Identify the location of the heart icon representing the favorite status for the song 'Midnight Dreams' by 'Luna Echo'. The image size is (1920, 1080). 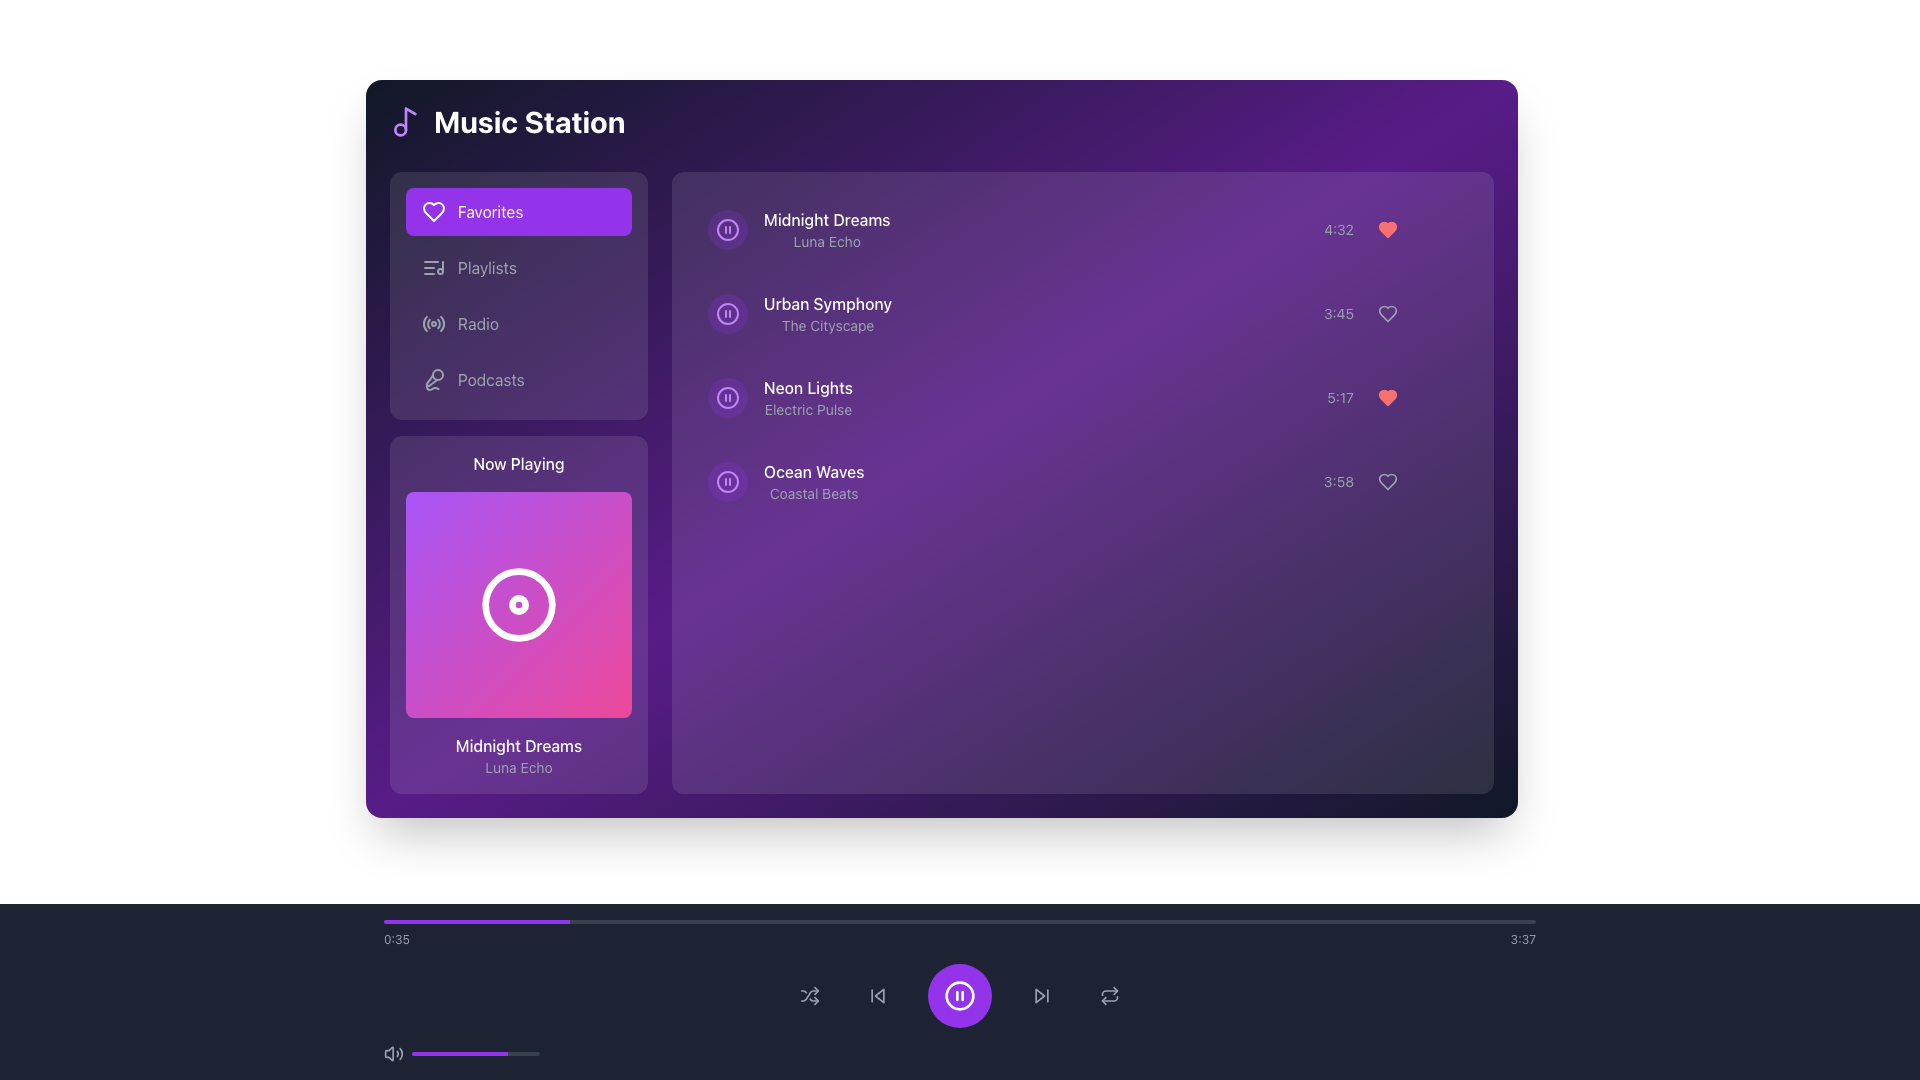
(1390, 229).